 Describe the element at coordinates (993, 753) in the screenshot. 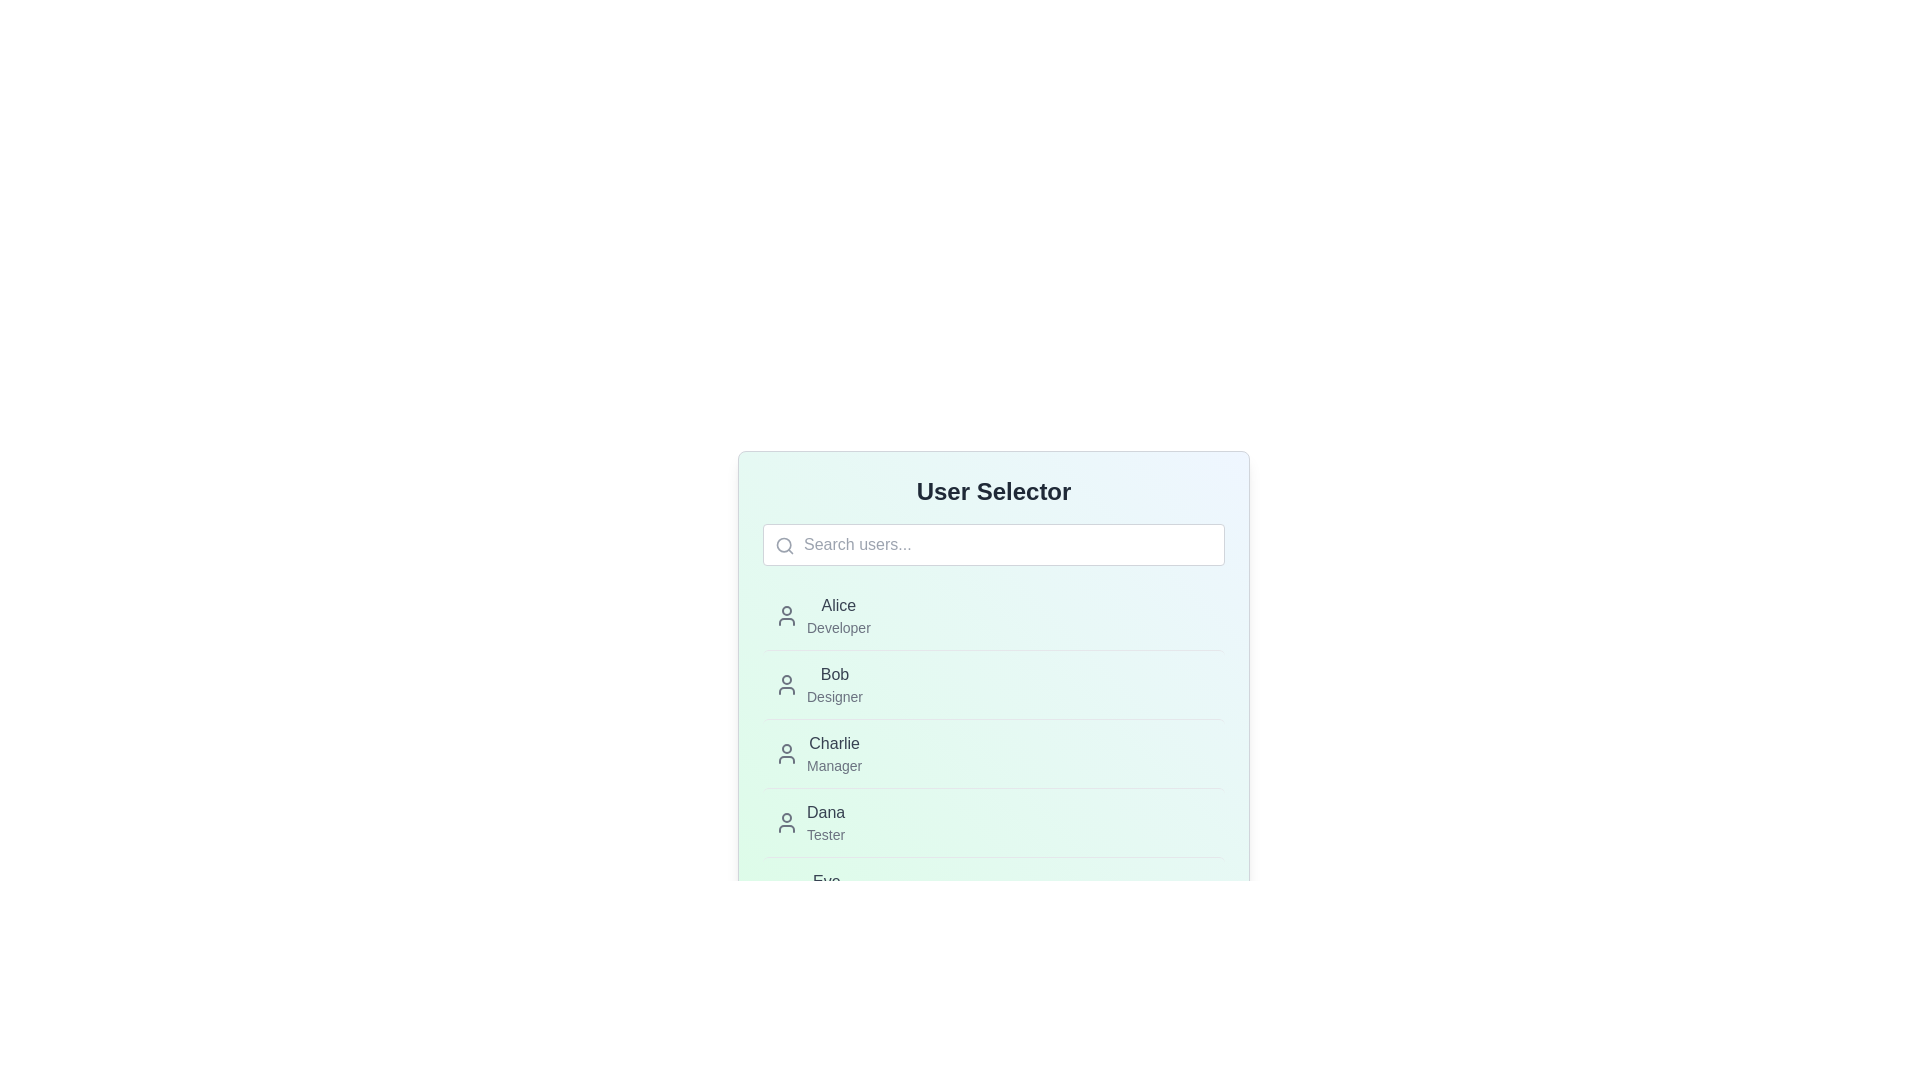

I see `the selectable list item representing the user 'Charlie' with the role 'Manager', which is the third entry in the 'User Selector' section` at that location.